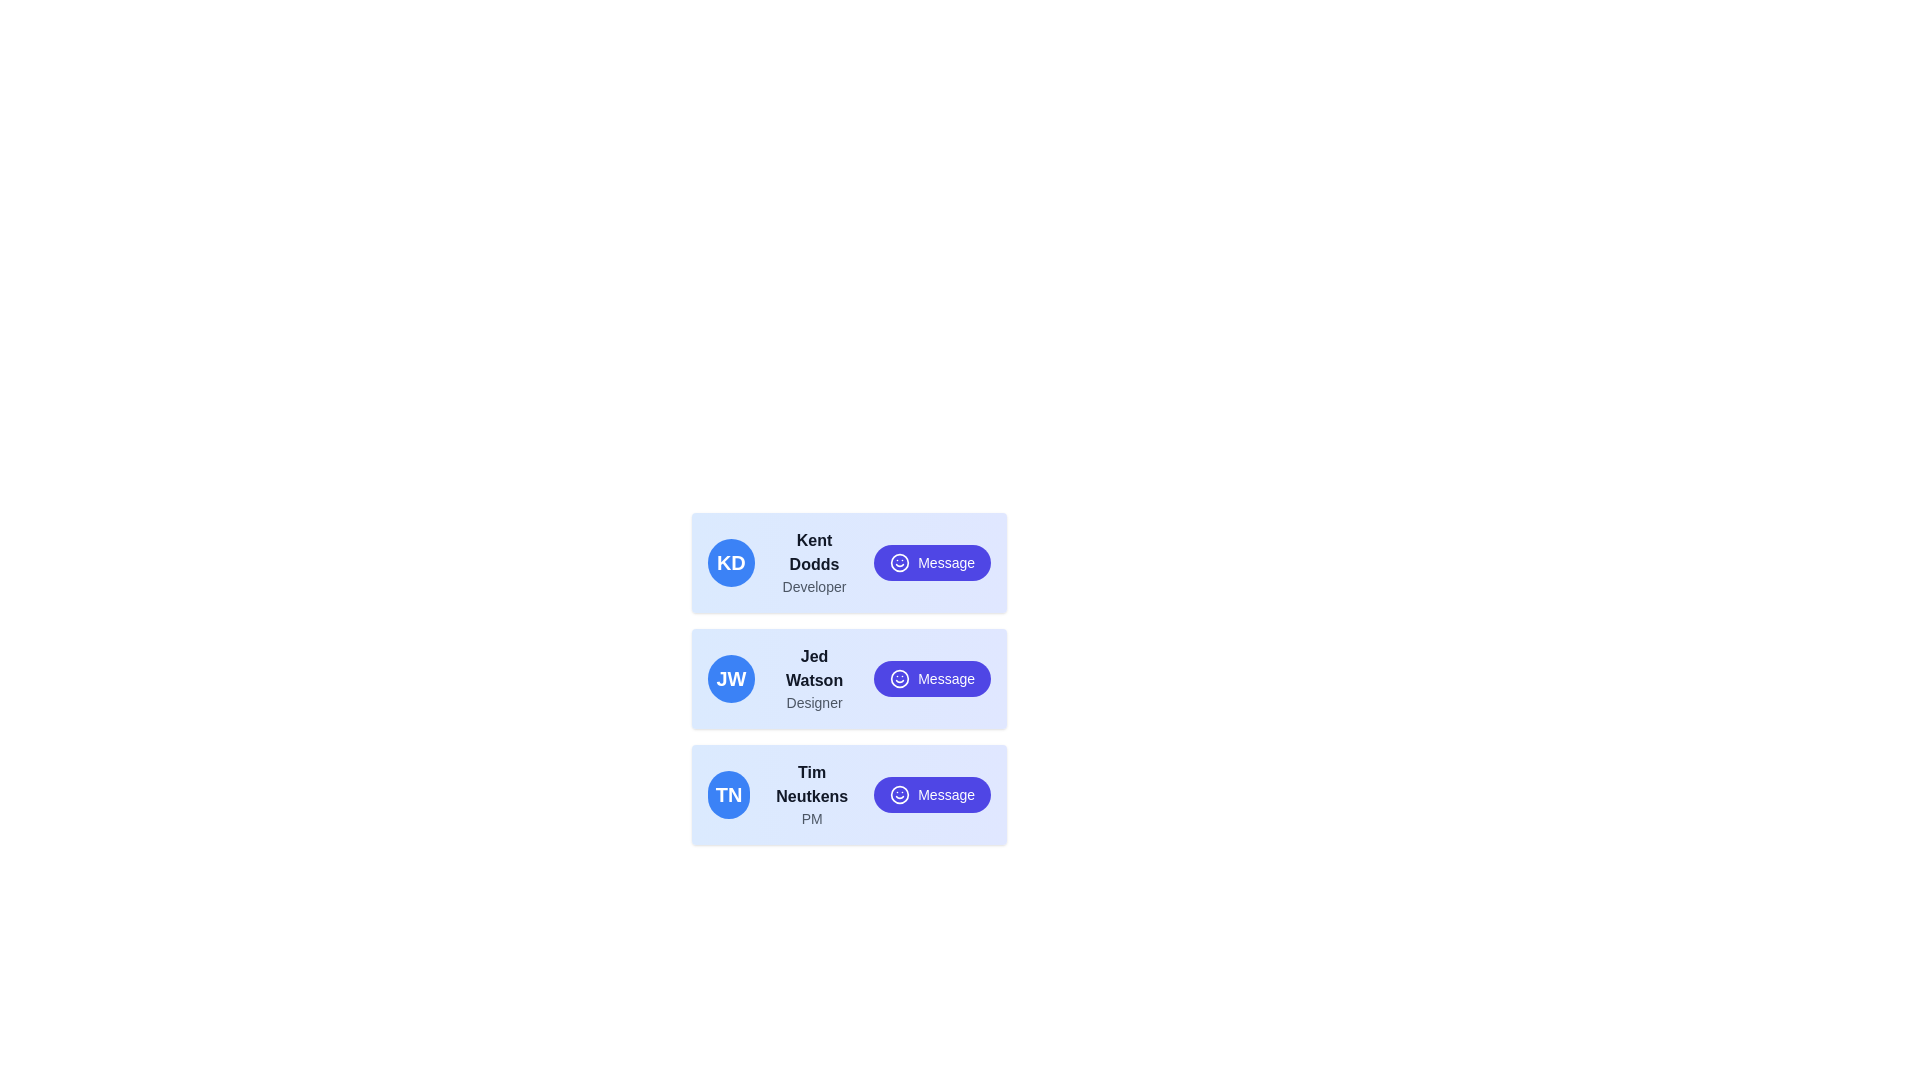 The image size is (1920, 1080). Describe the element at coordinates (812, 793) in the screenshot. I see `the text block containing the name 'Tim Neutkens' and the role 'PM' in the third card of the vertically stacked group` at that location.